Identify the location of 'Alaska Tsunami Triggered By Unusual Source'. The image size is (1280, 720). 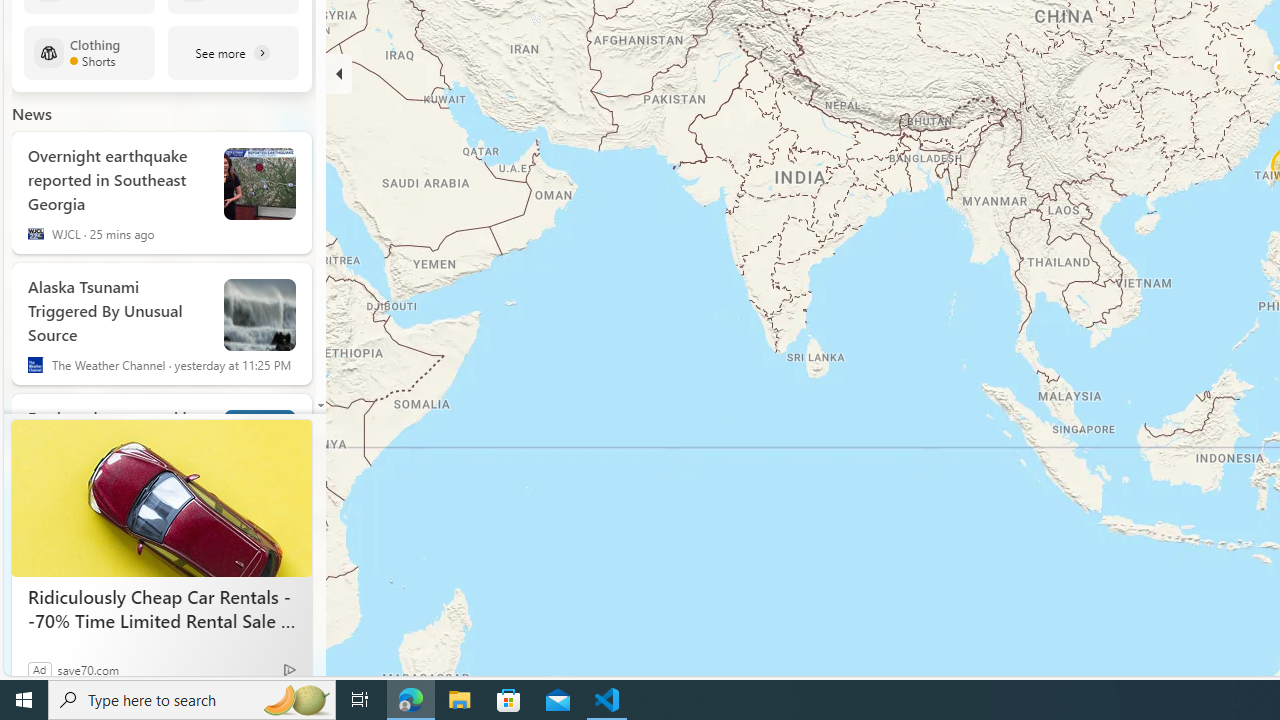
(116, 307).